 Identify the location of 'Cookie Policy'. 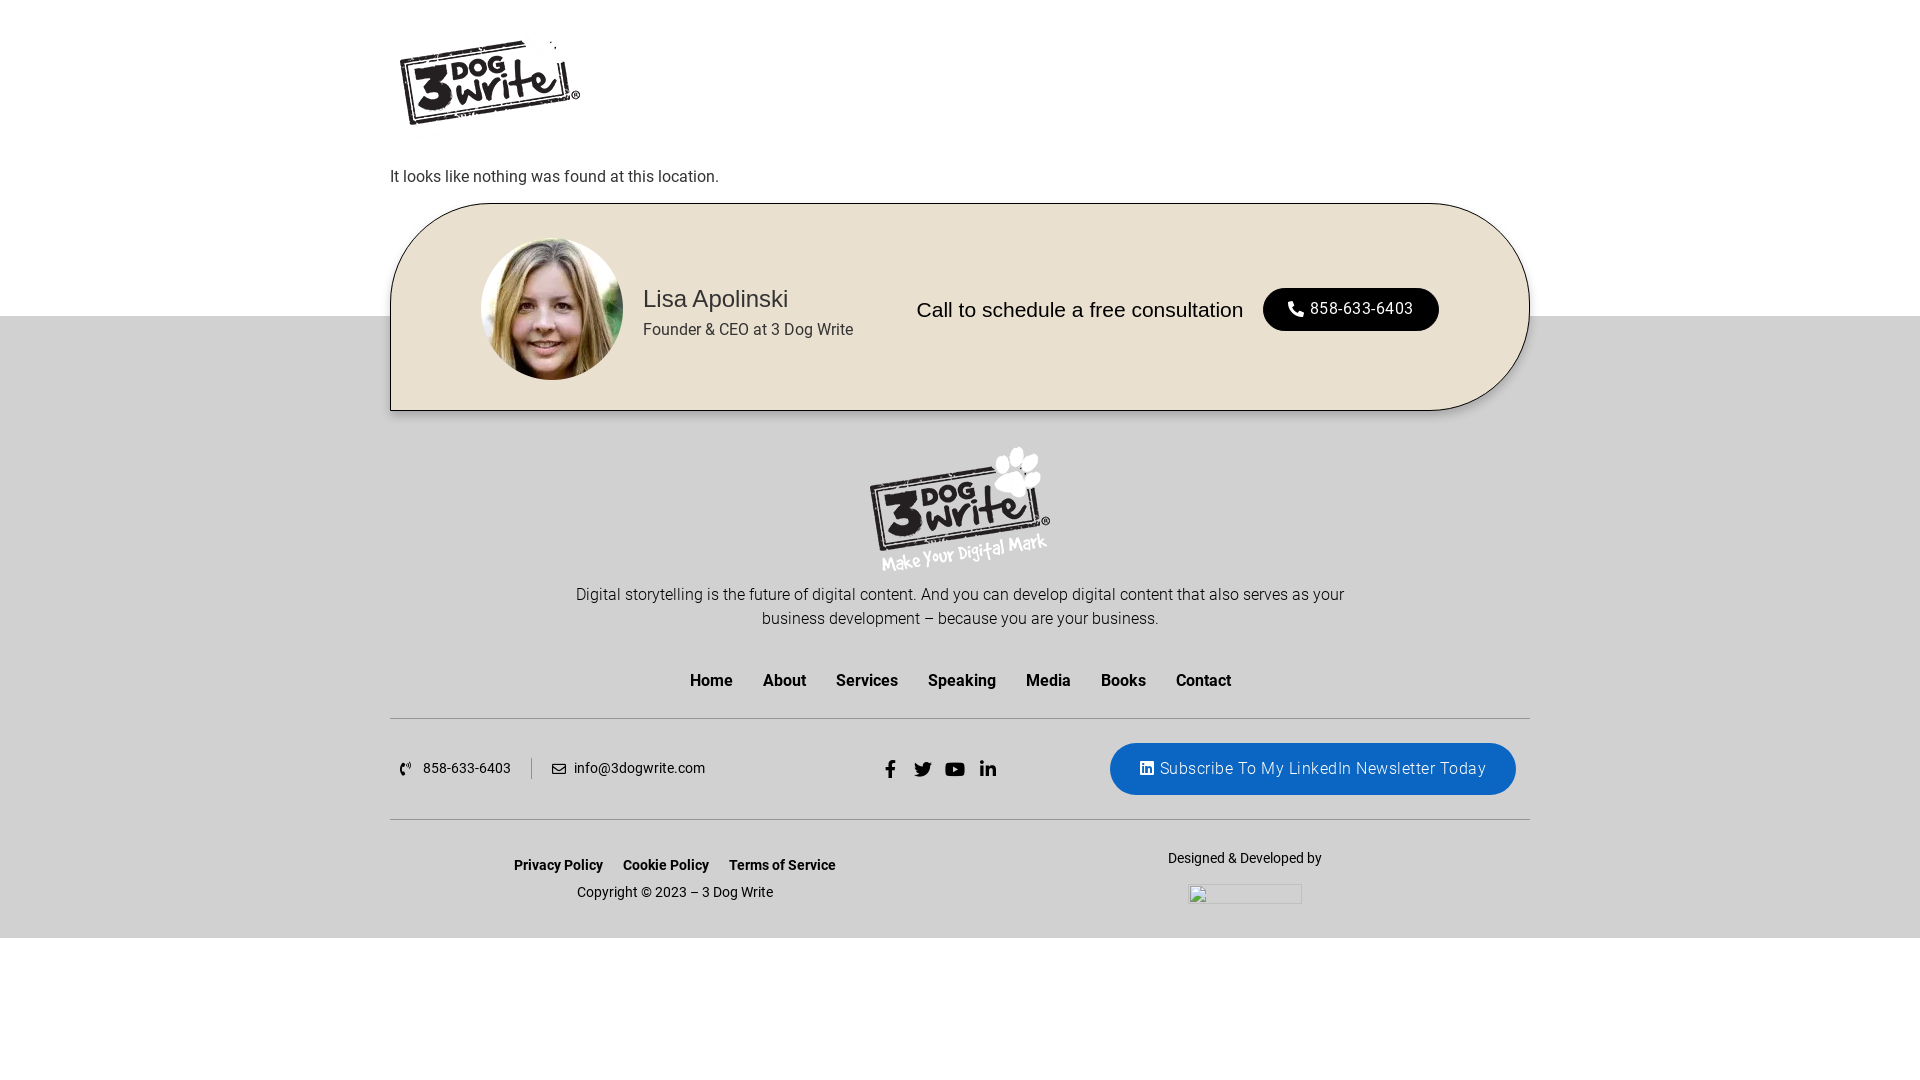
(612, 863).